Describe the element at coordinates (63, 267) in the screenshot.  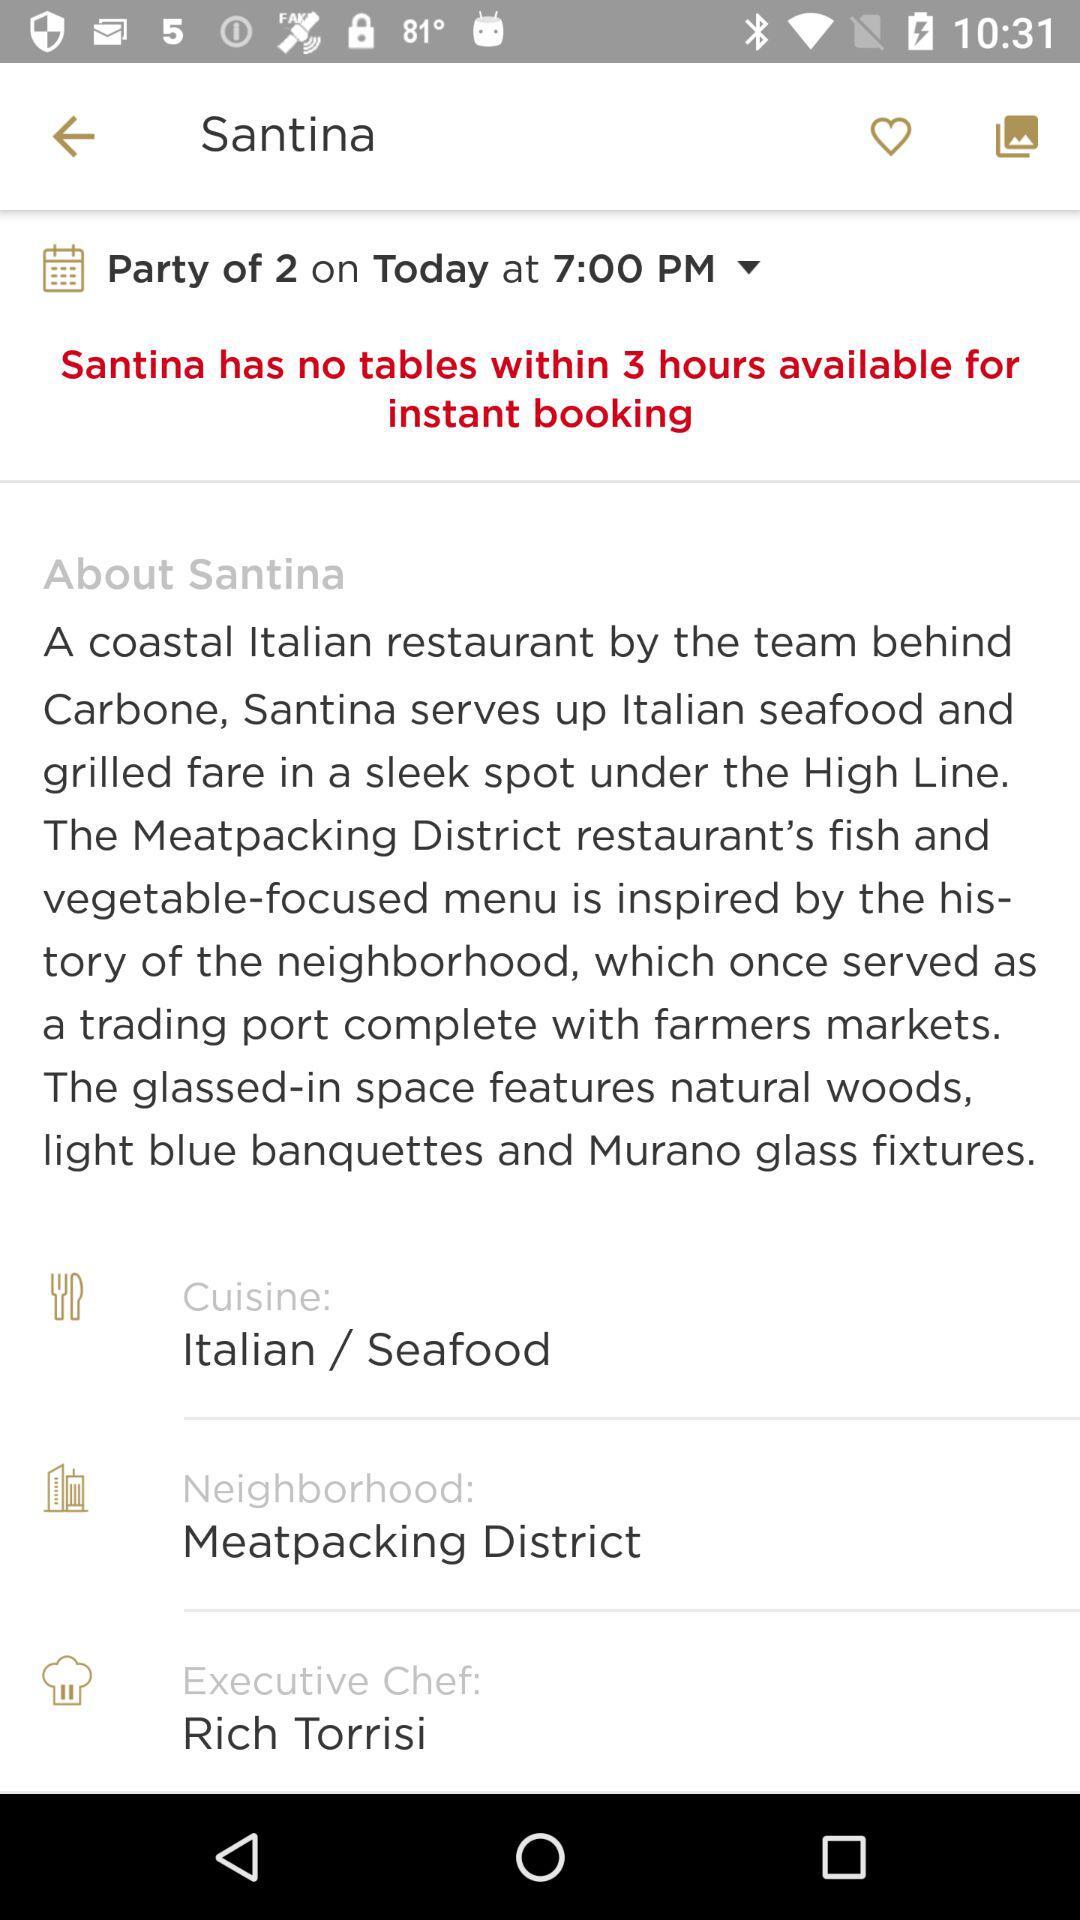
I see `calender icon at top left` at that location.